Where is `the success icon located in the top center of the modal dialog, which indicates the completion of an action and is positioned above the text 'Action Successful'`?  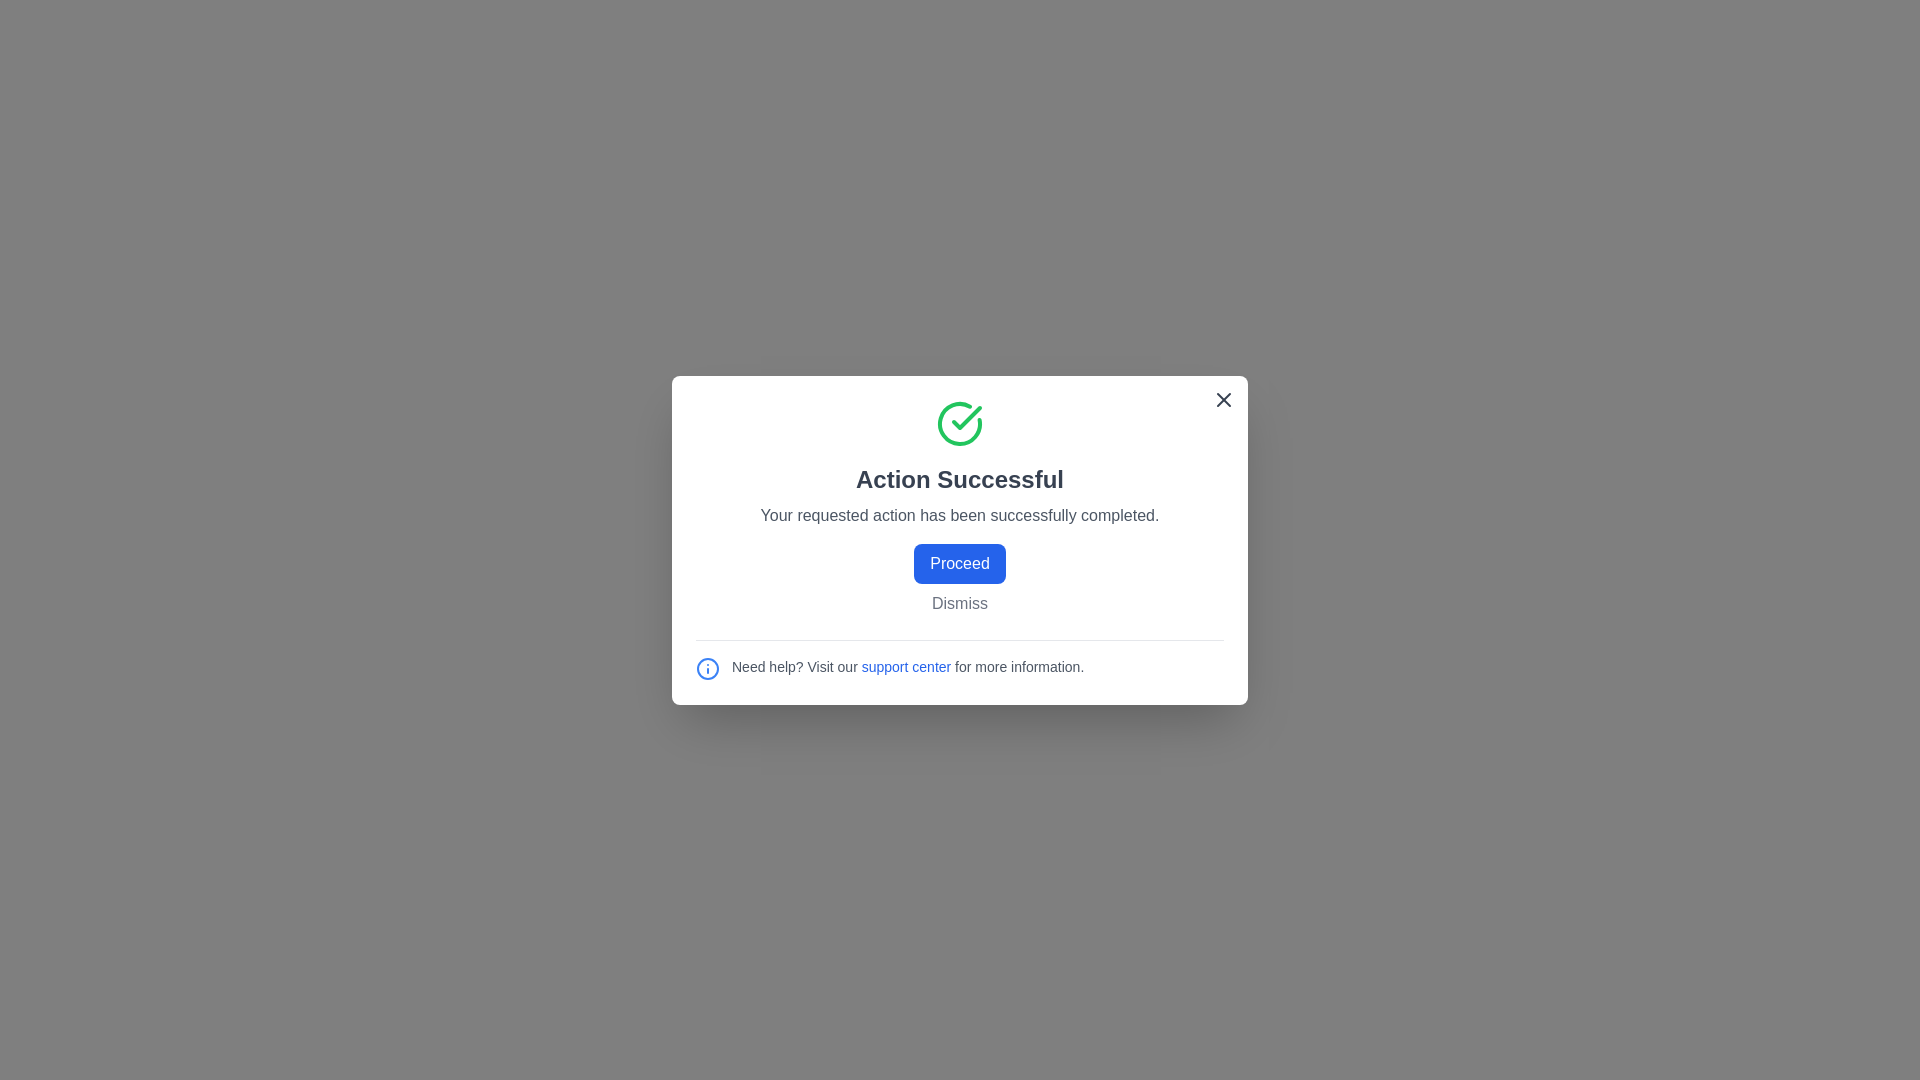
the success icon located in the top center of the modal dialog, which indicates the completion of an action and is positioned above the text 'Action Successful' is located at coordinates (966, 415).